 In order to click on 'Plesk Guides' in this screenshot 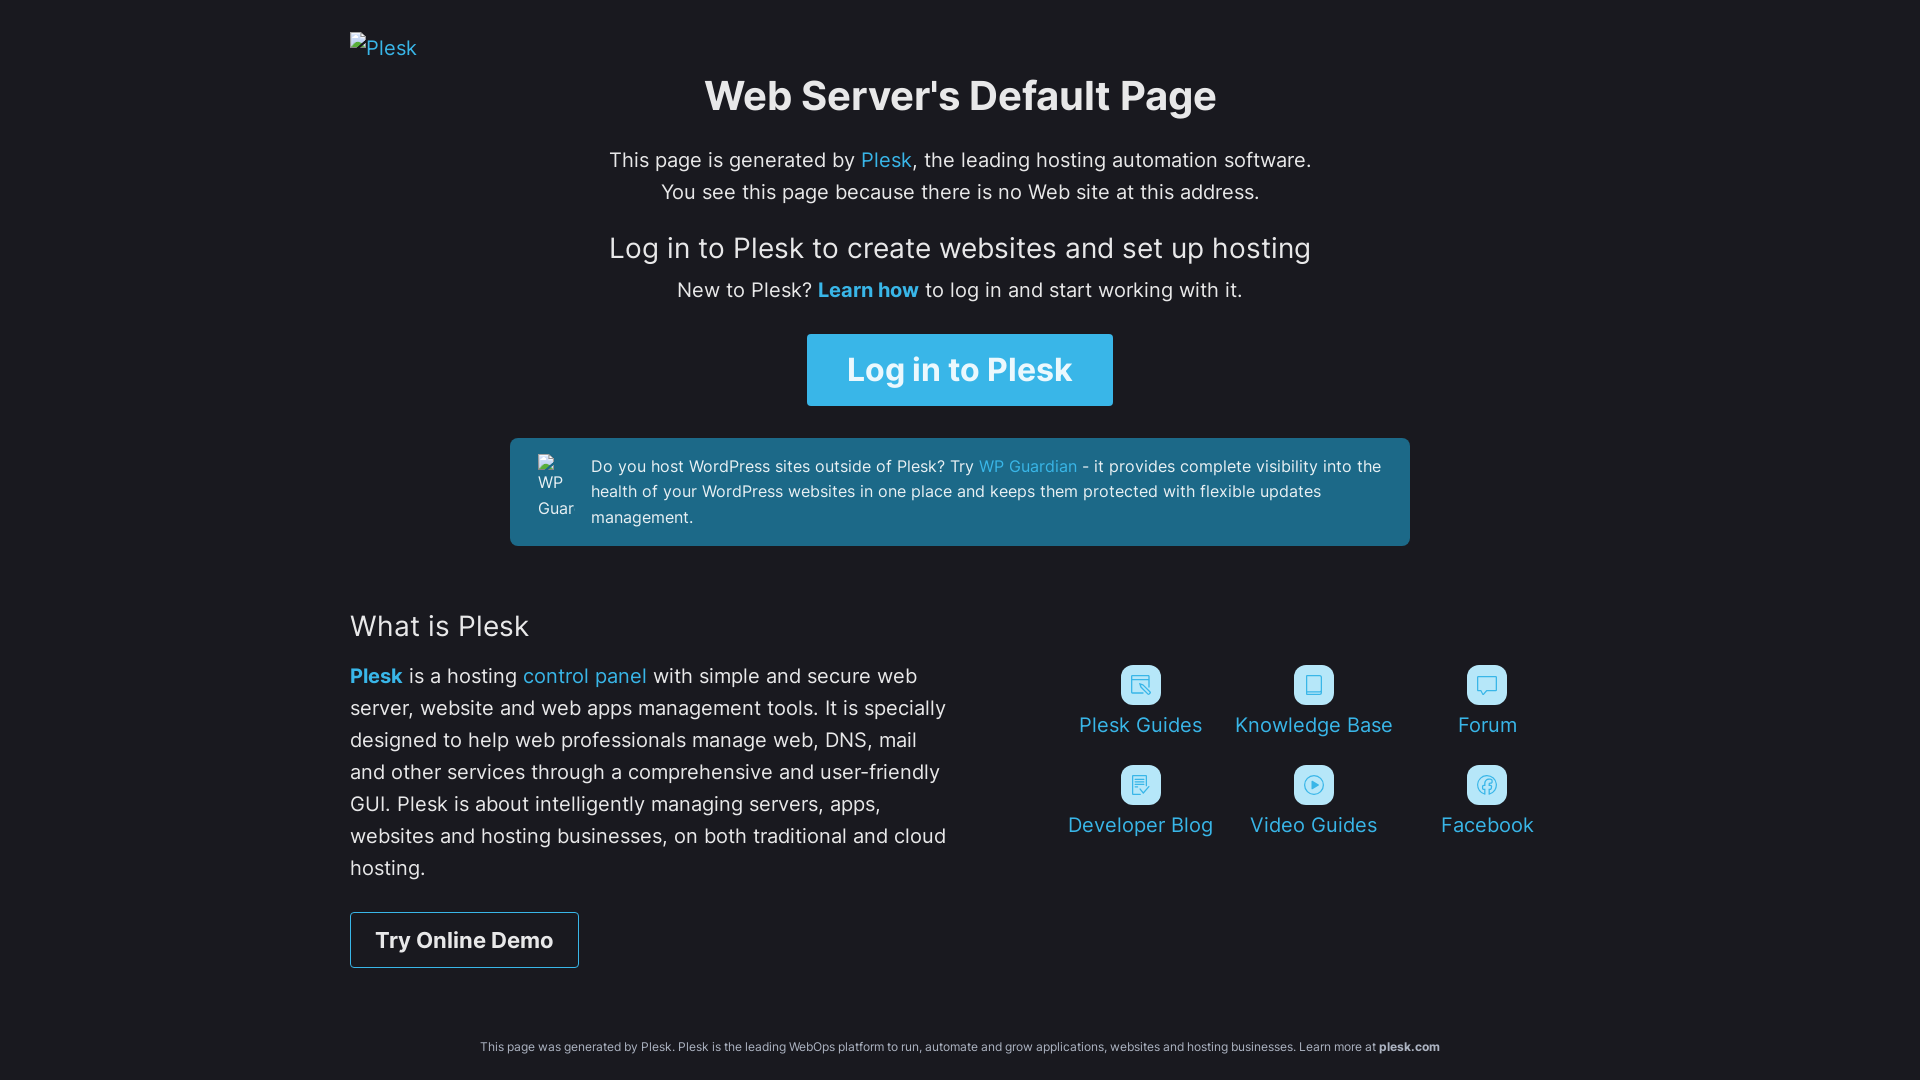, I will do `click(1140, 700)`.